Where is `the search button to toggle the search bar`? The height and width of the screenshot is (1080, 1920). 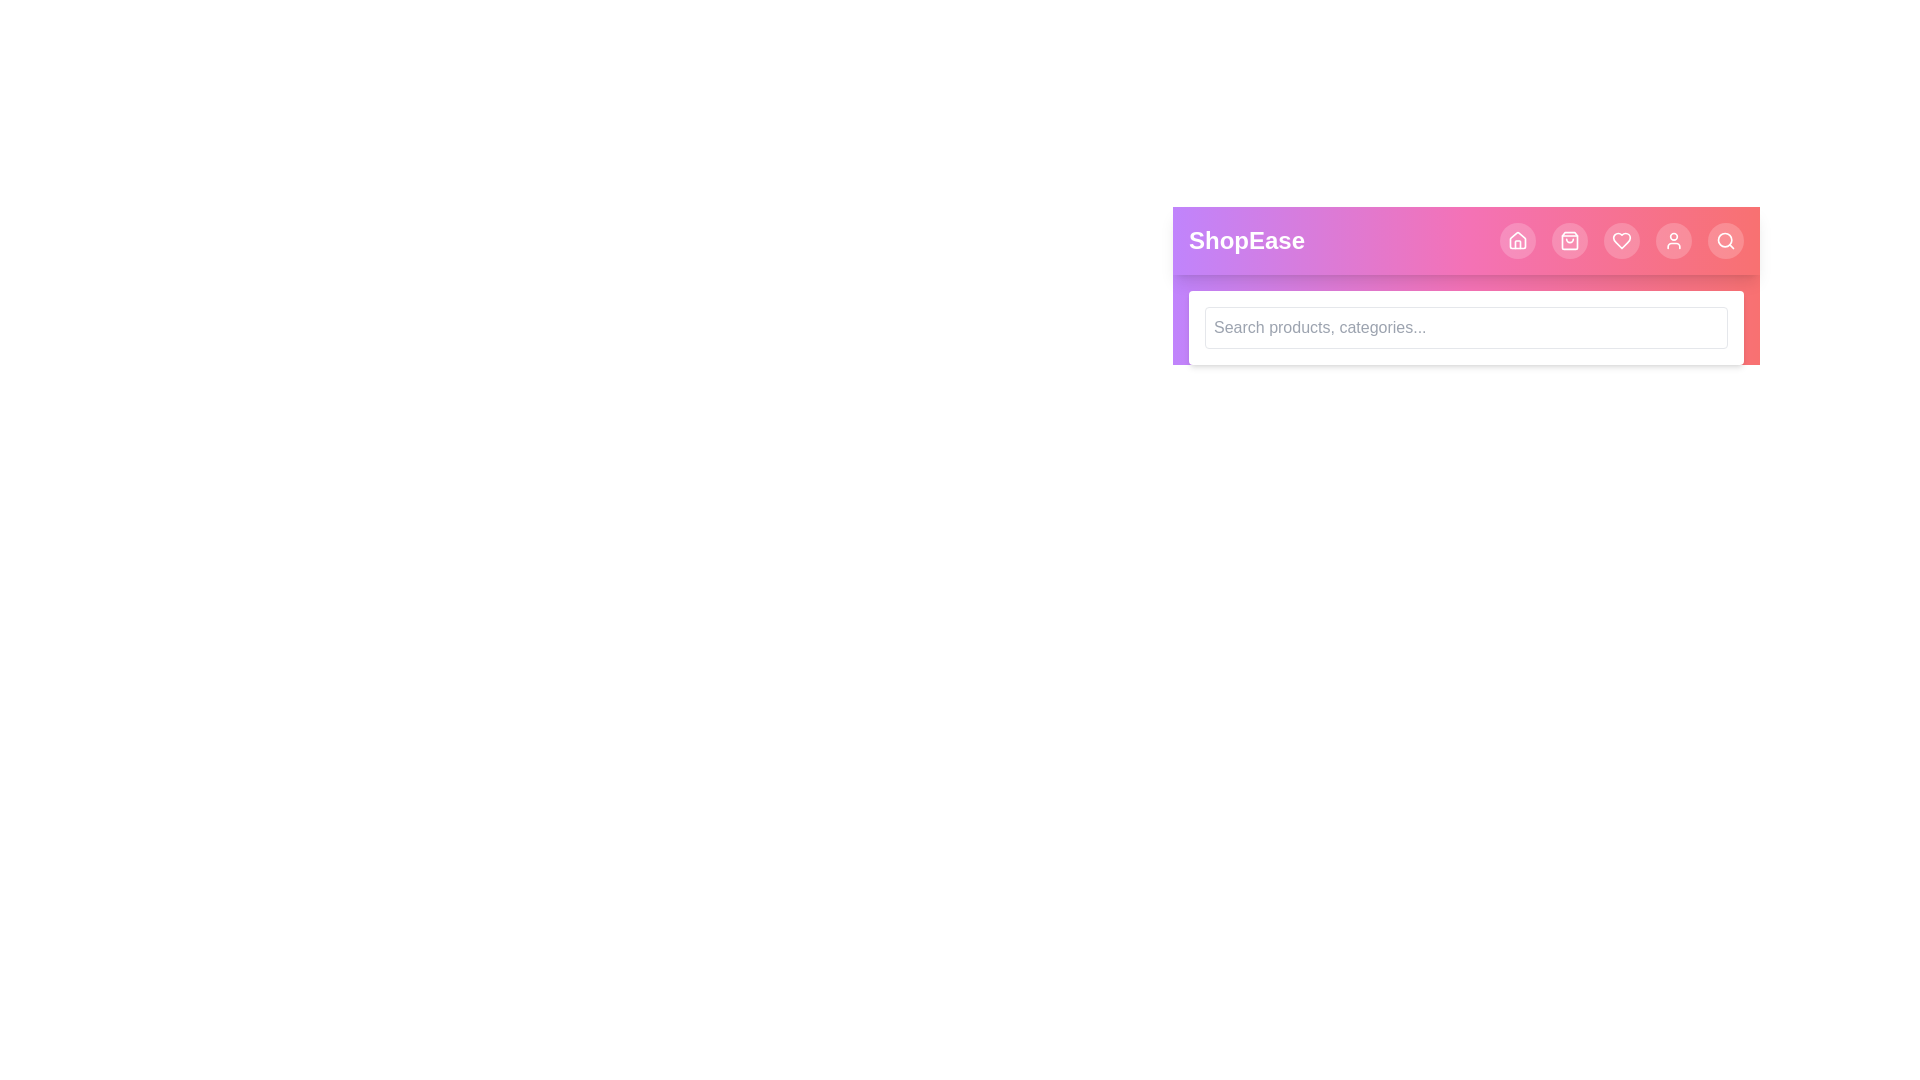 the search button to toggle the search bar is located at coordinates (1725, 239).